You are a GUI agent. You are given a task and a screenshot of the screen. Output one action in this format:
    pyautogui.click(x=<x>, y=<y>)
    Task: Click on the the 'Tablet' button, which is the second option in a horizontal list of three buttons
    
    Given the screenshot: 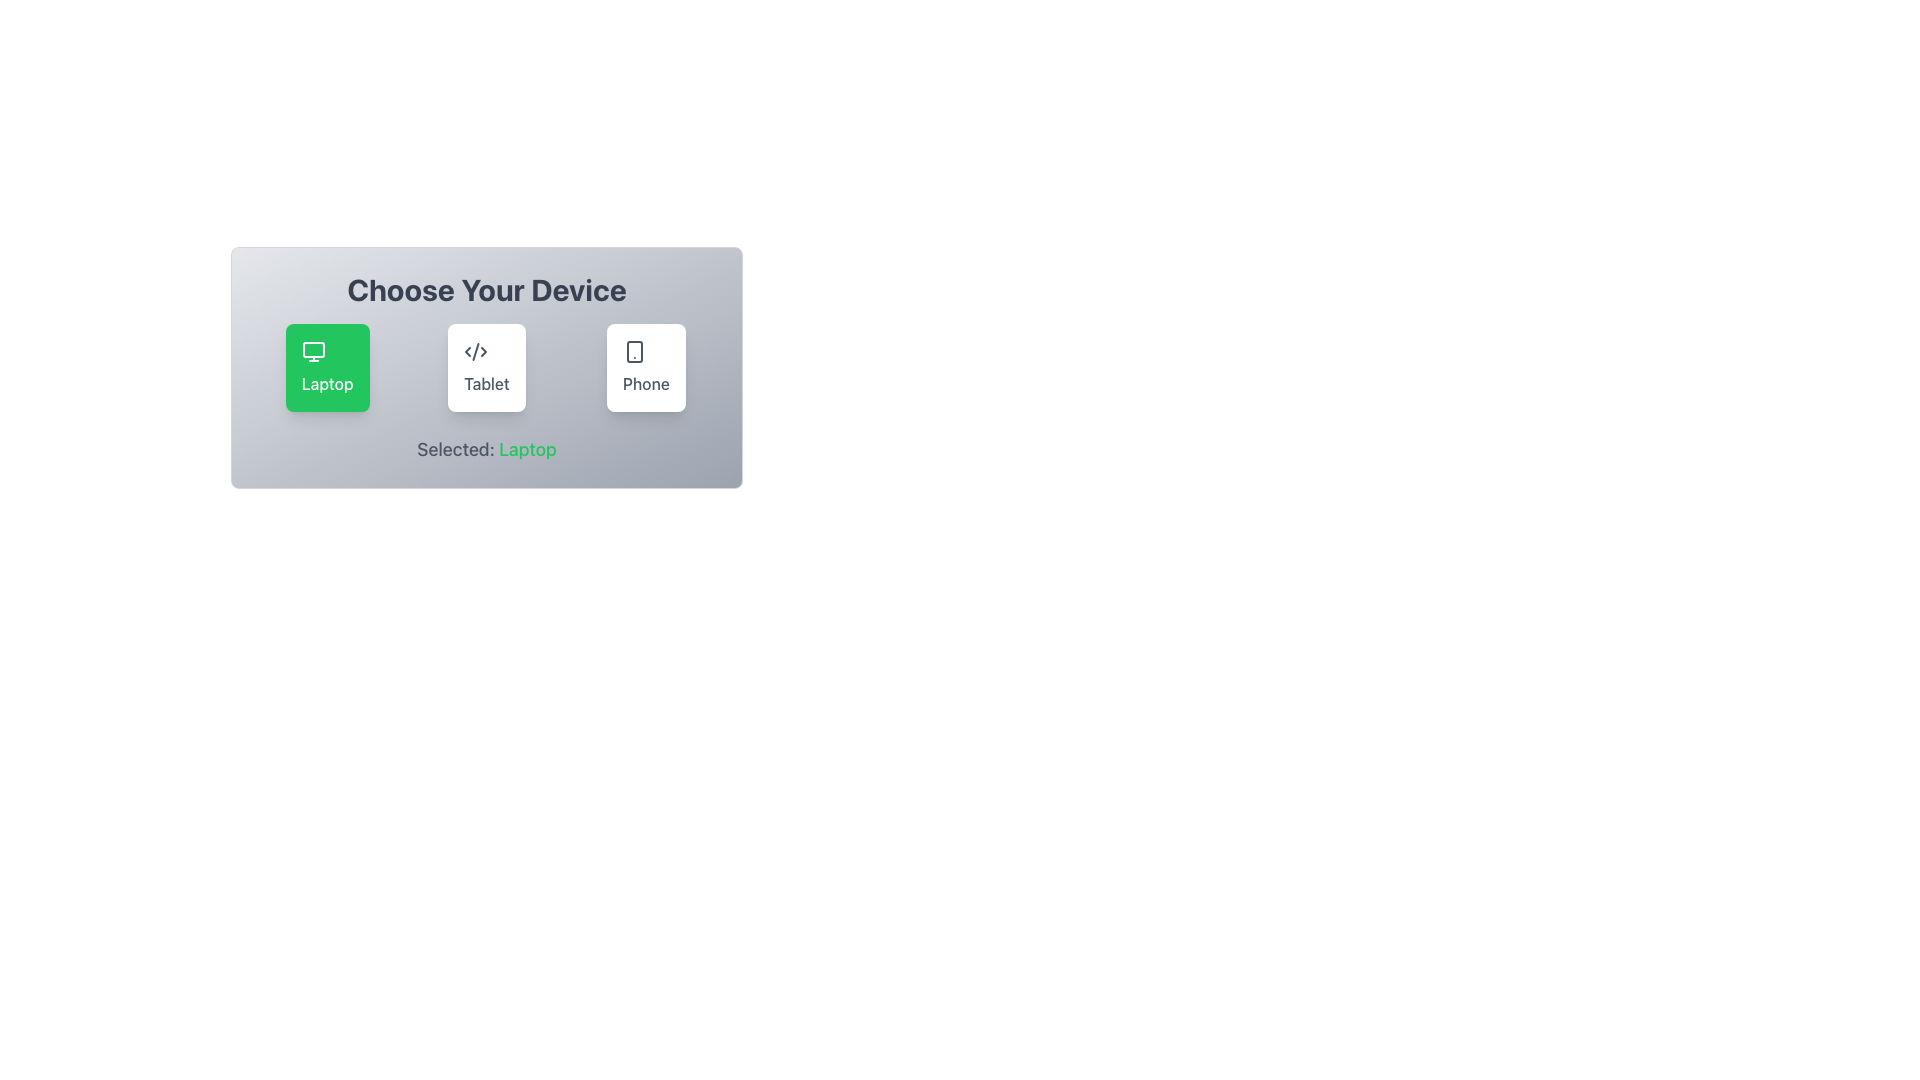 What is the action you would take?
    pyautogui.click(x=486, y=367)
    